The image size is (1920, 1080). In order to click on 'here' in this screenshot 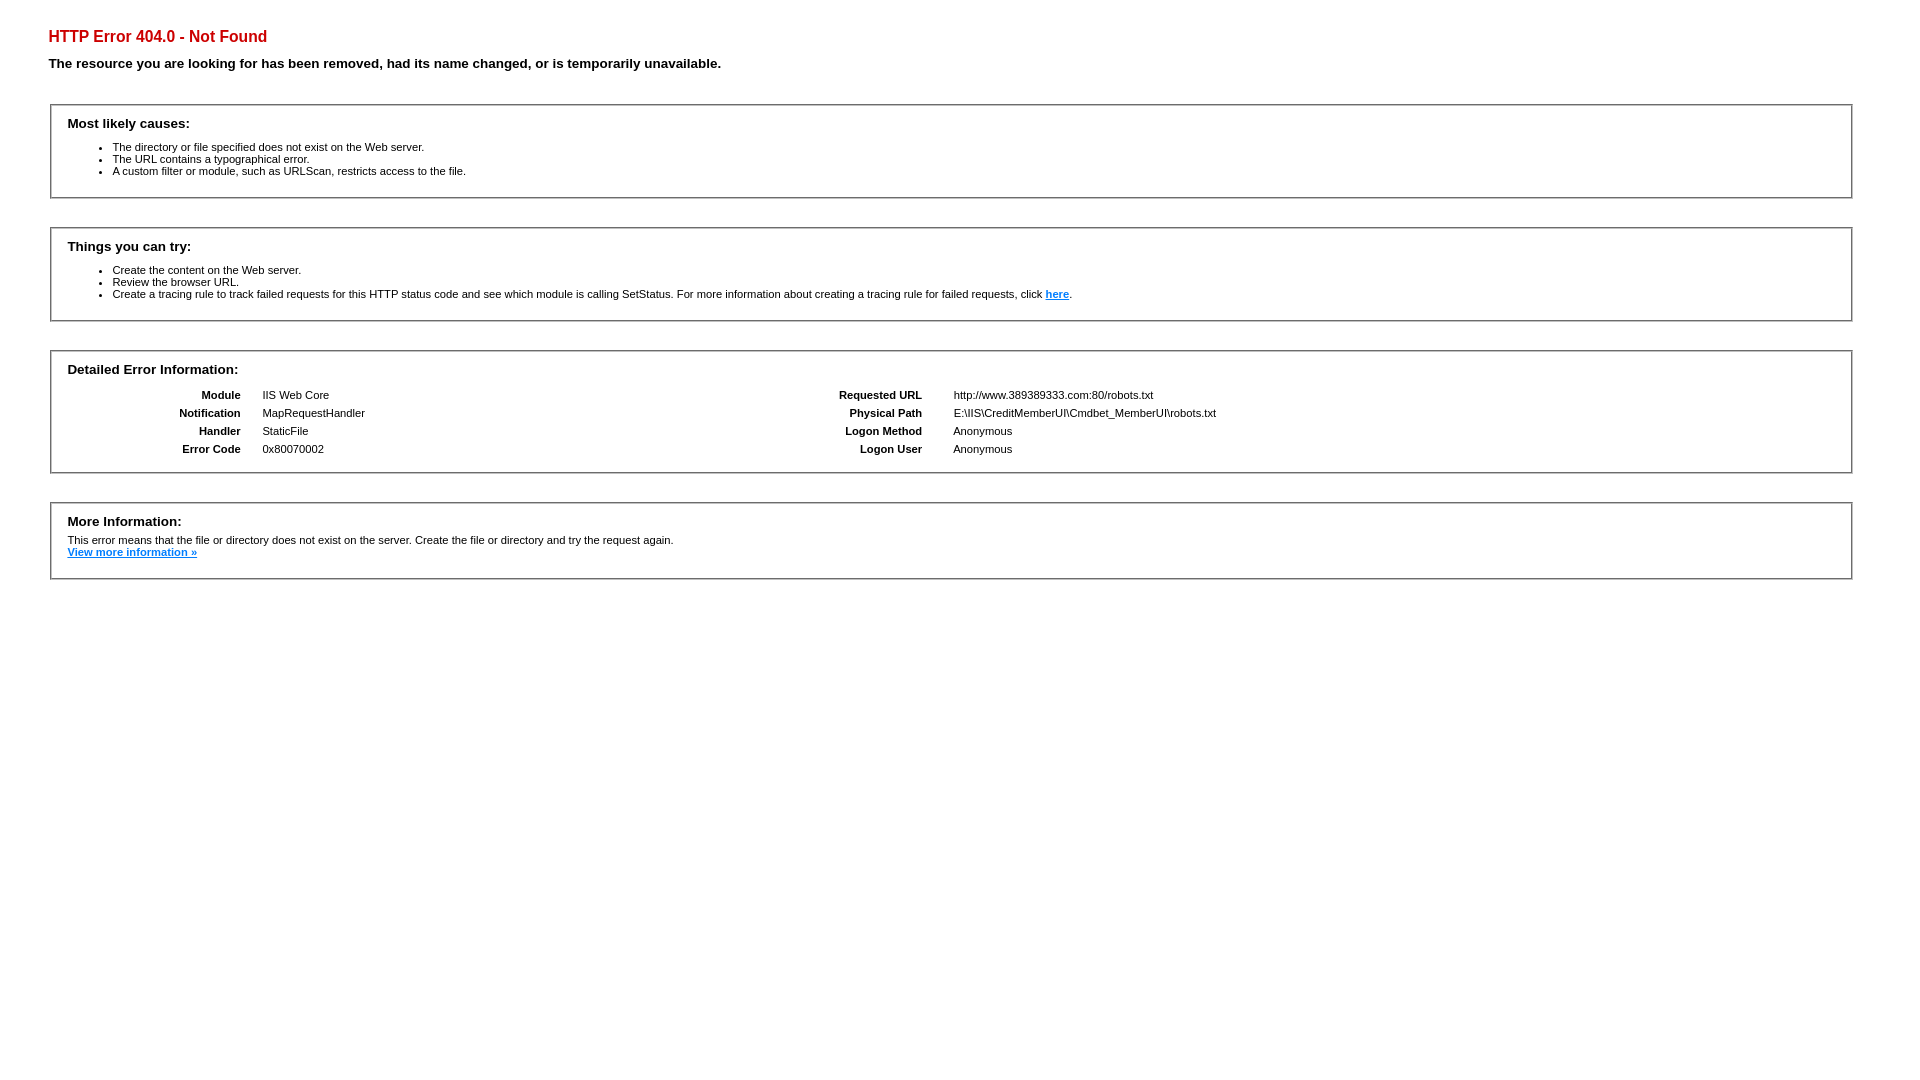, I will do `click(1056, 293)`.